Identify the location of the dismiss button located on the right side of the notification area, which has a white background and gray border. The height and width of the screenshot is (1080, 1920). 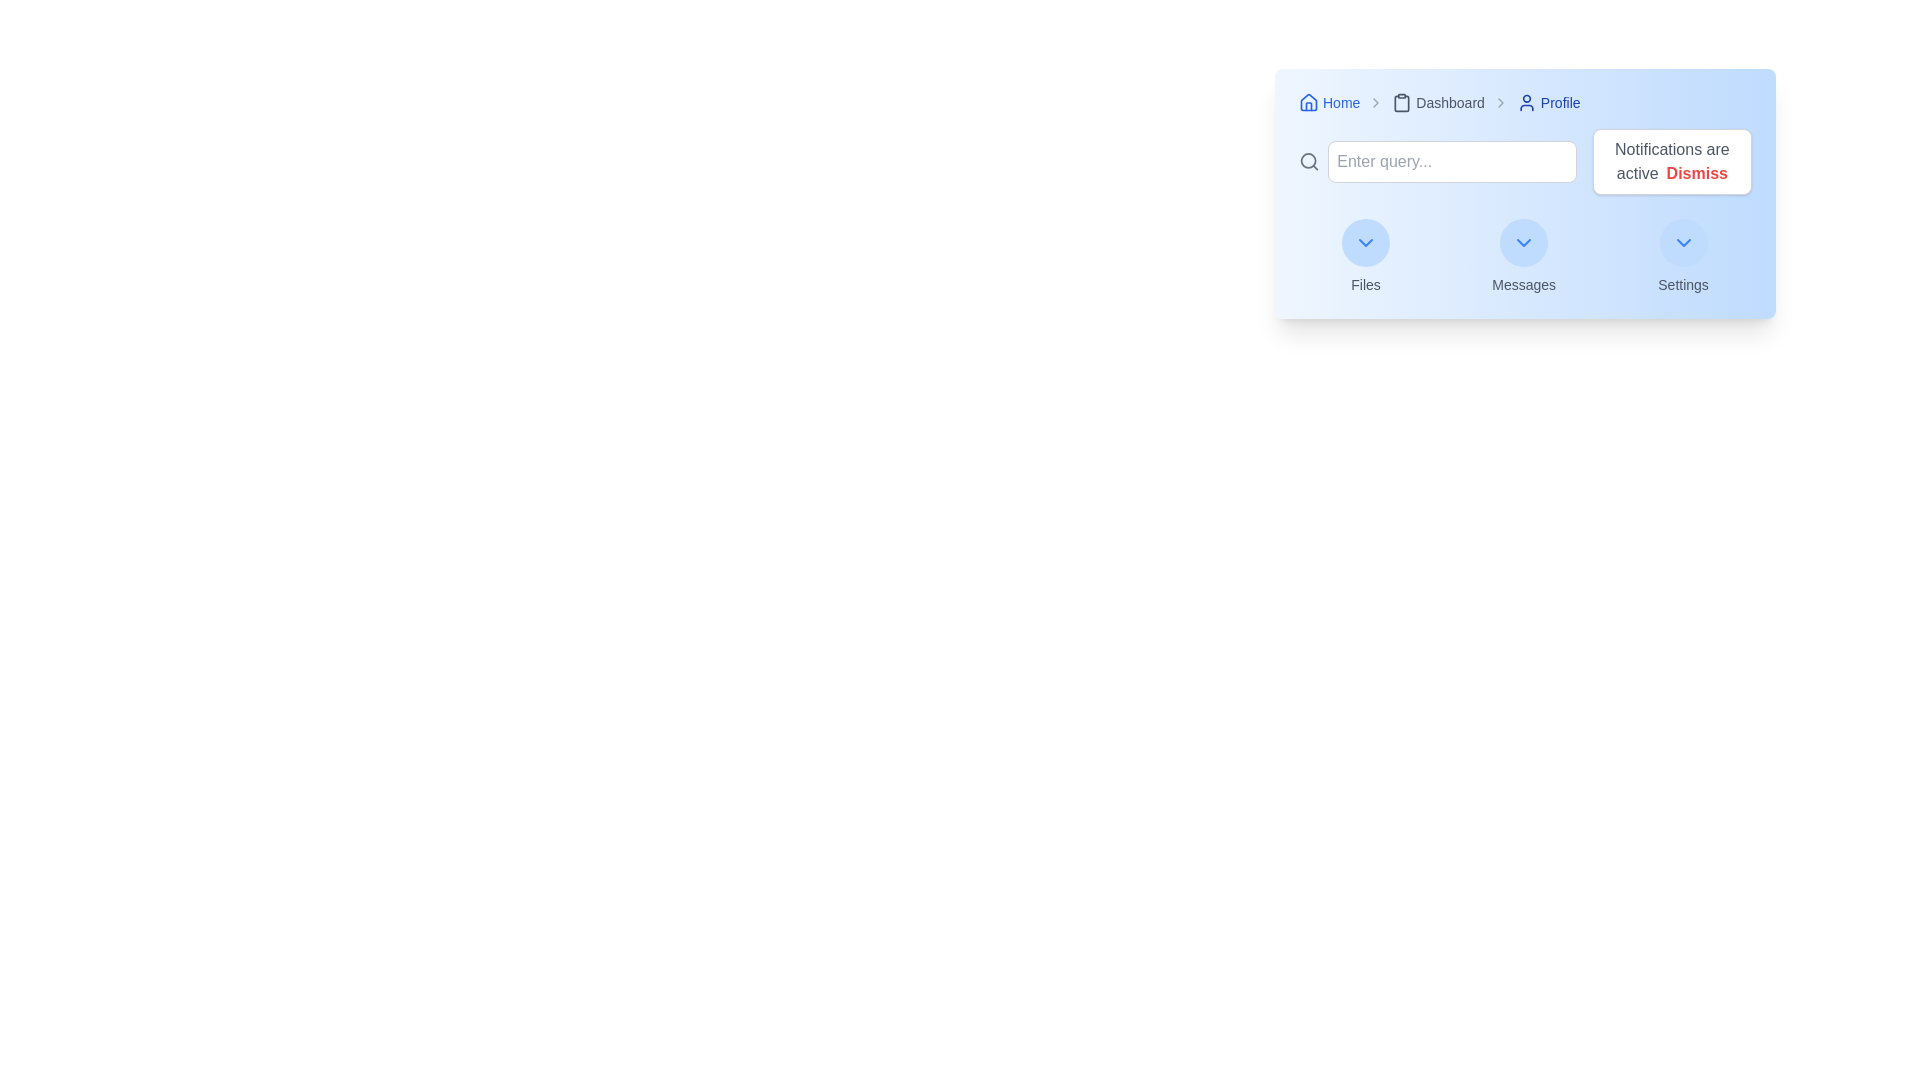
(1696, 172).